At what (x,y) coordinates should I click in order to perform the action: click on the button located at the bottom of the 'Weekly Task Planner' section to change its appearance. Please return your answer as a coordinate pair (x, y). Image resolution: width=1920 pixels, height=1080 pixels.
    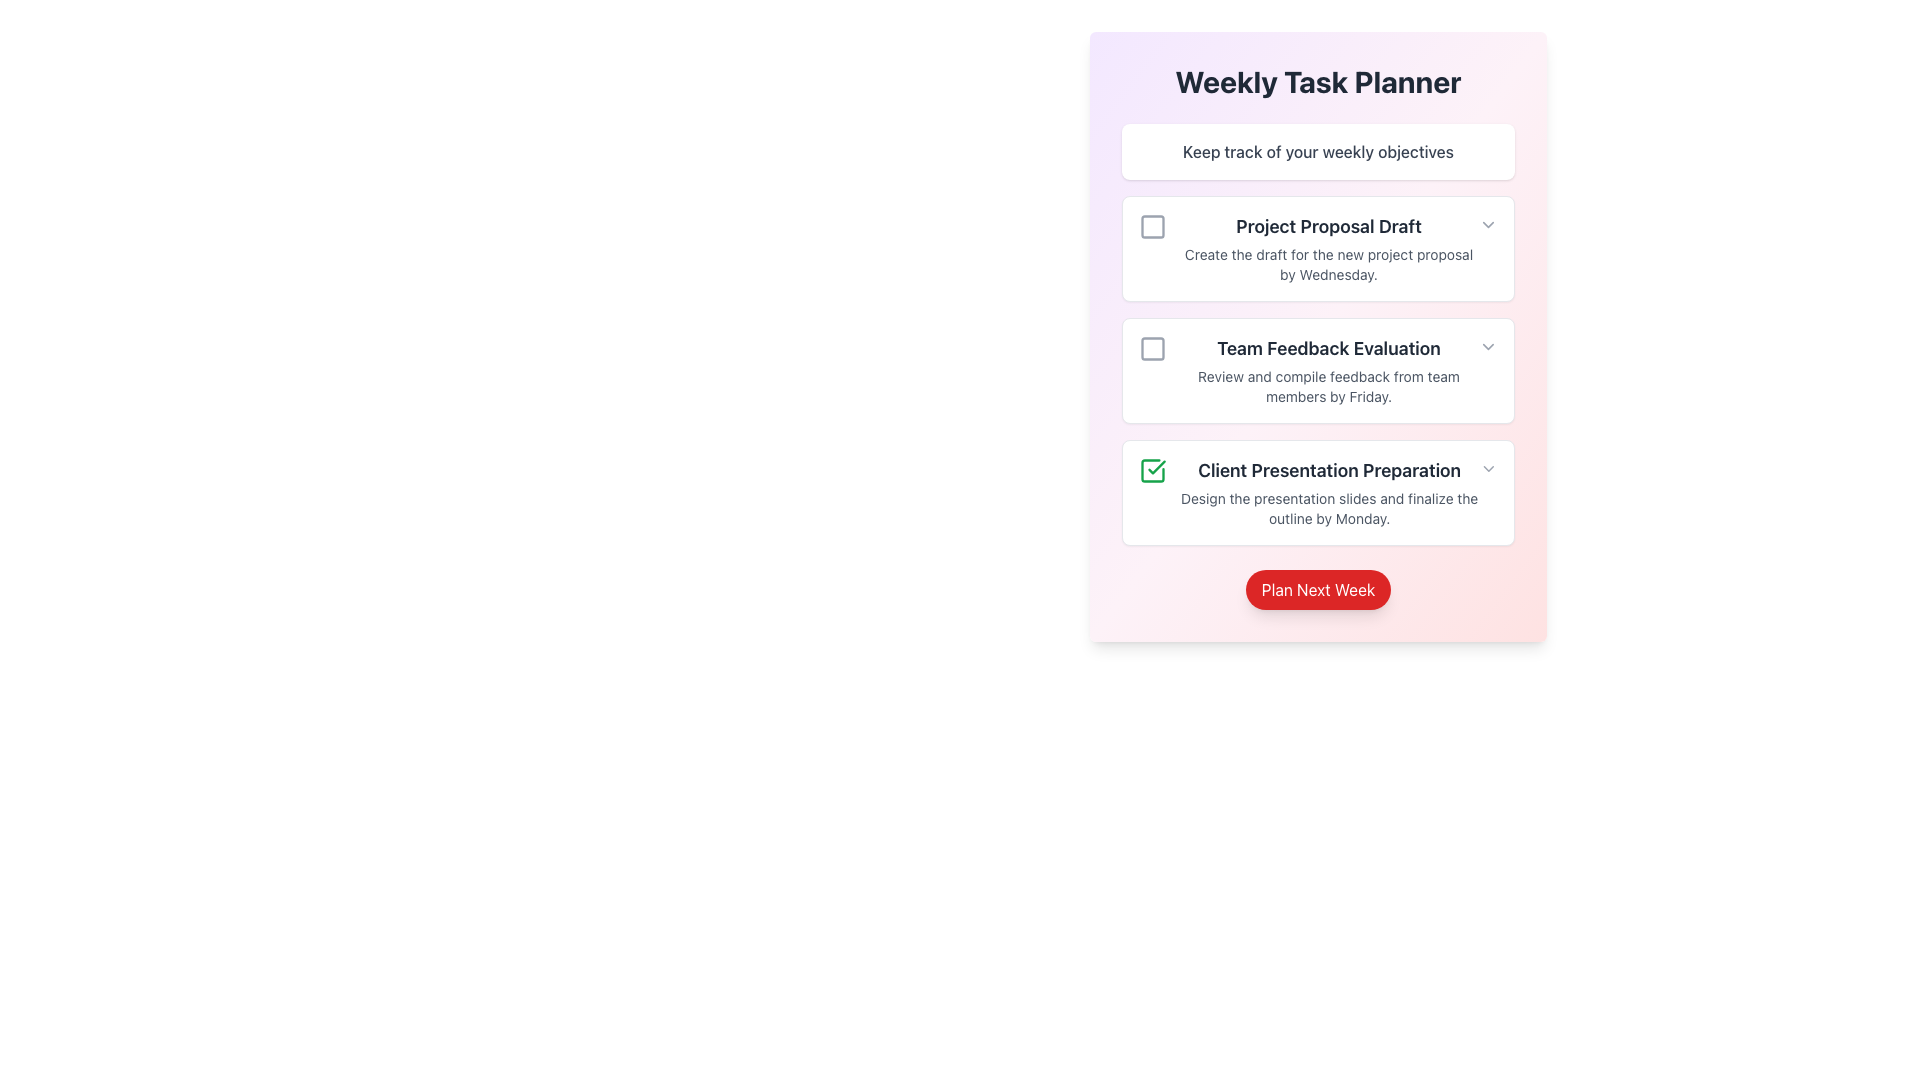
    Looking at the image, I should click on (1318, 589).